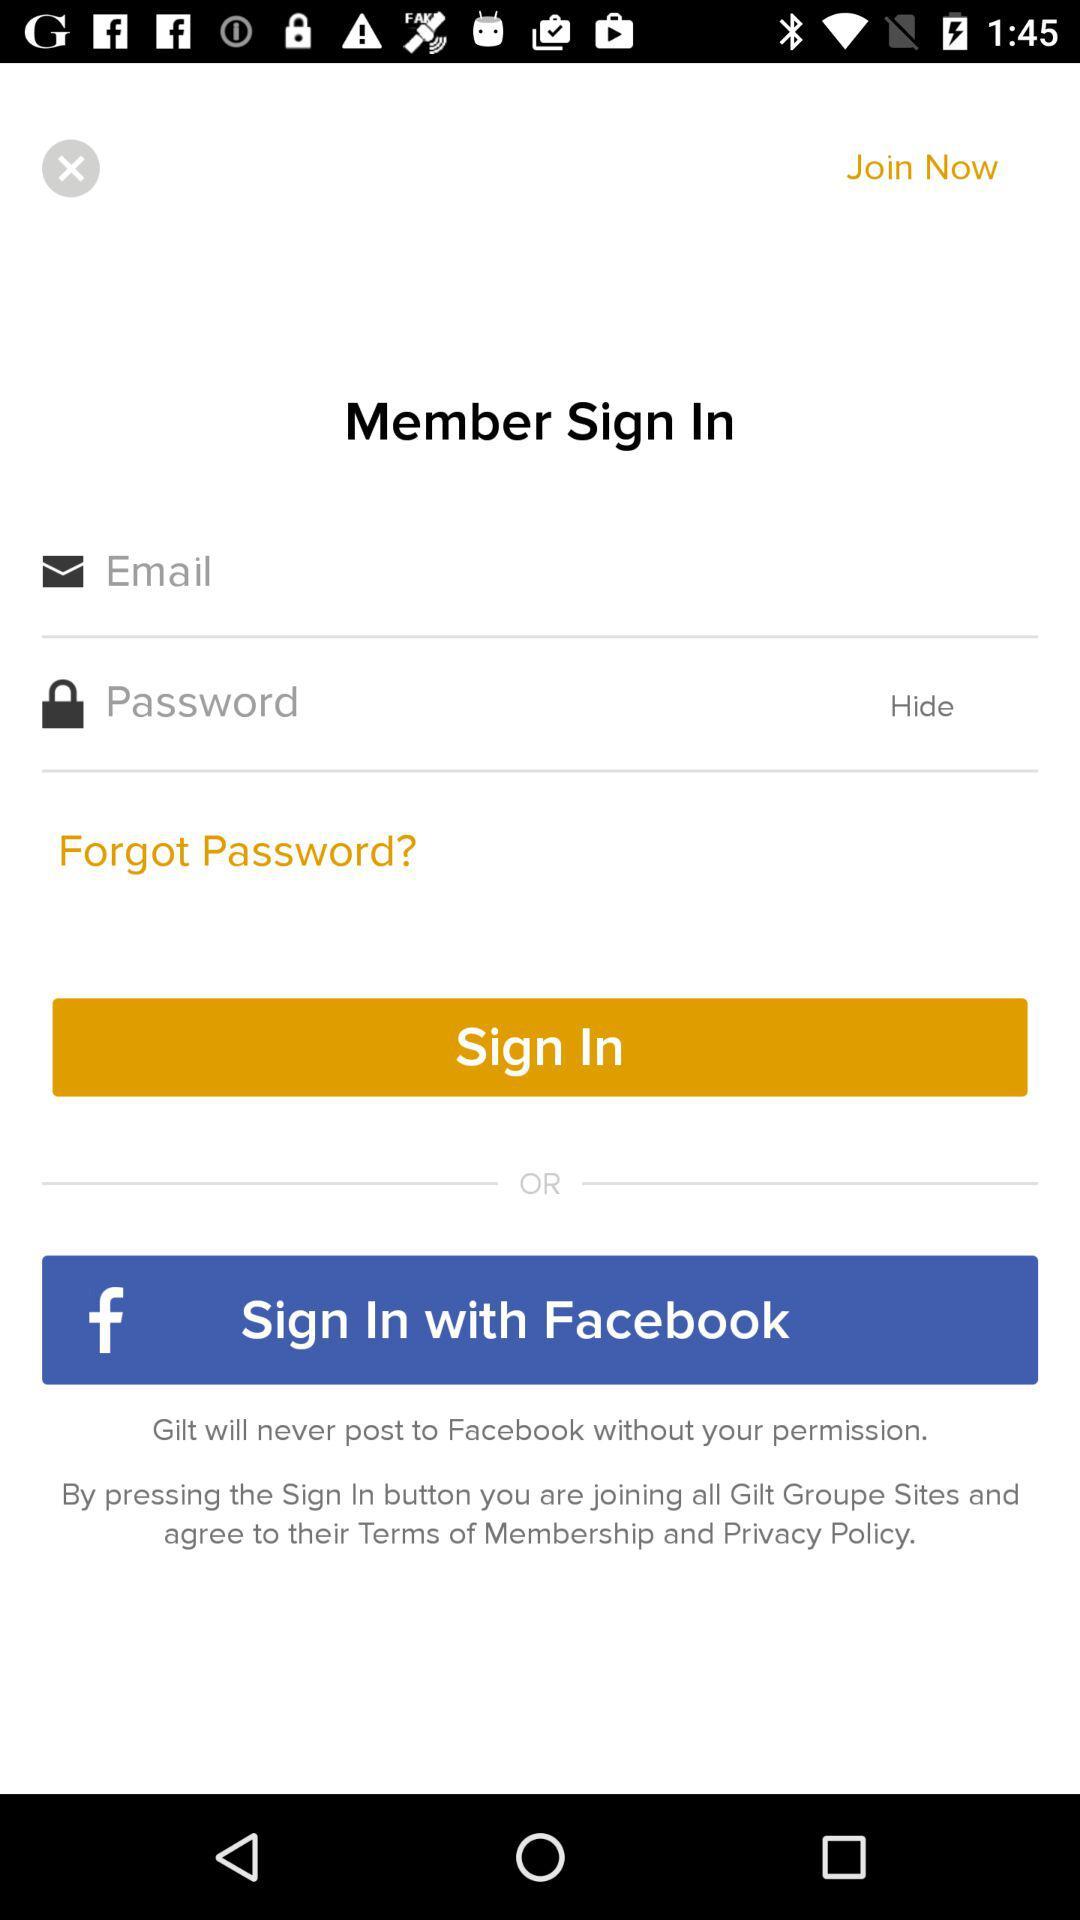 This screenshot has height=1920, width=1080. Describe the element at coordinates (922, 706) in the screenshot. I see `the text hide` at that location.